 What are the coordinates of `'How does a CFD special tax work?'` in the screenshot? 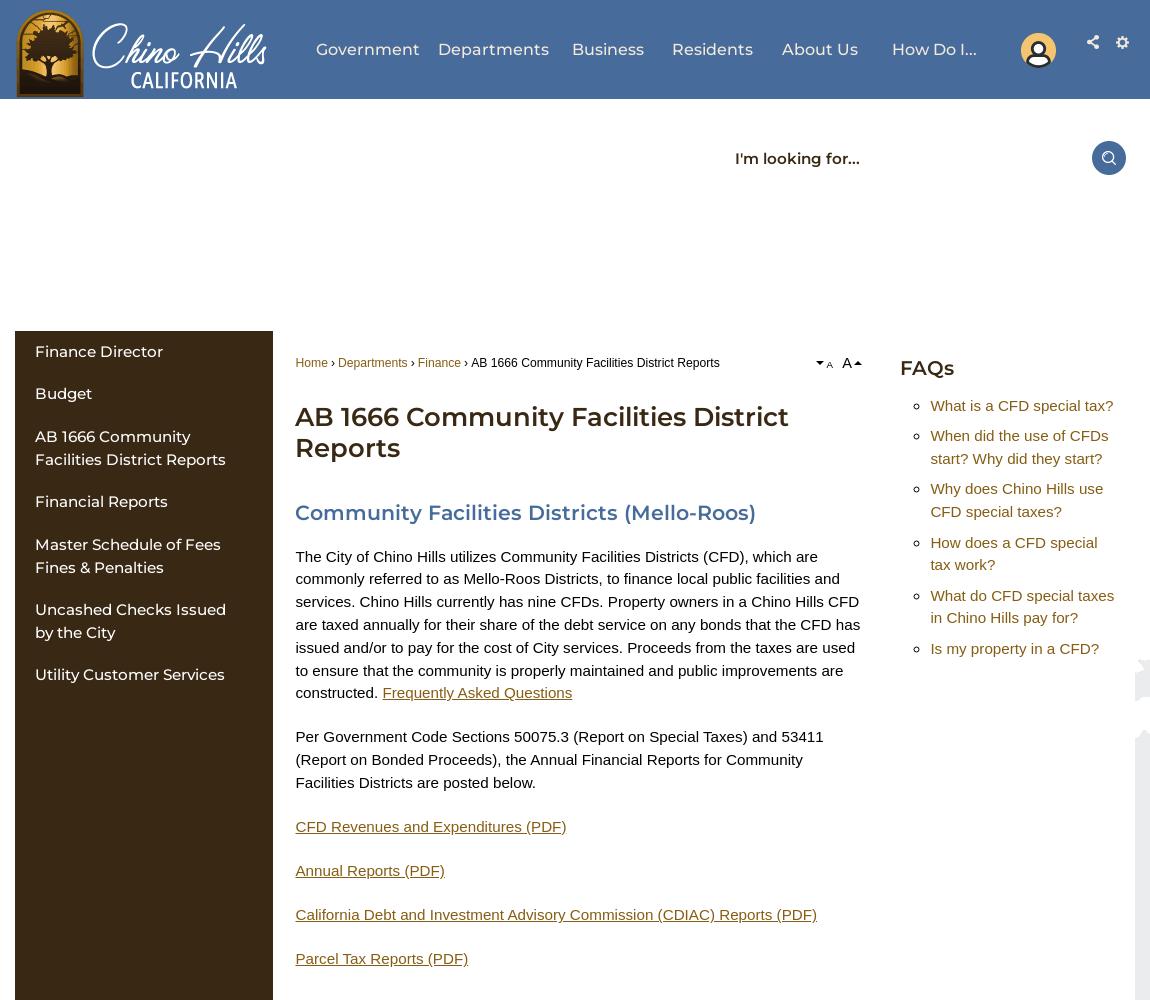 It's located at (1013, 553).